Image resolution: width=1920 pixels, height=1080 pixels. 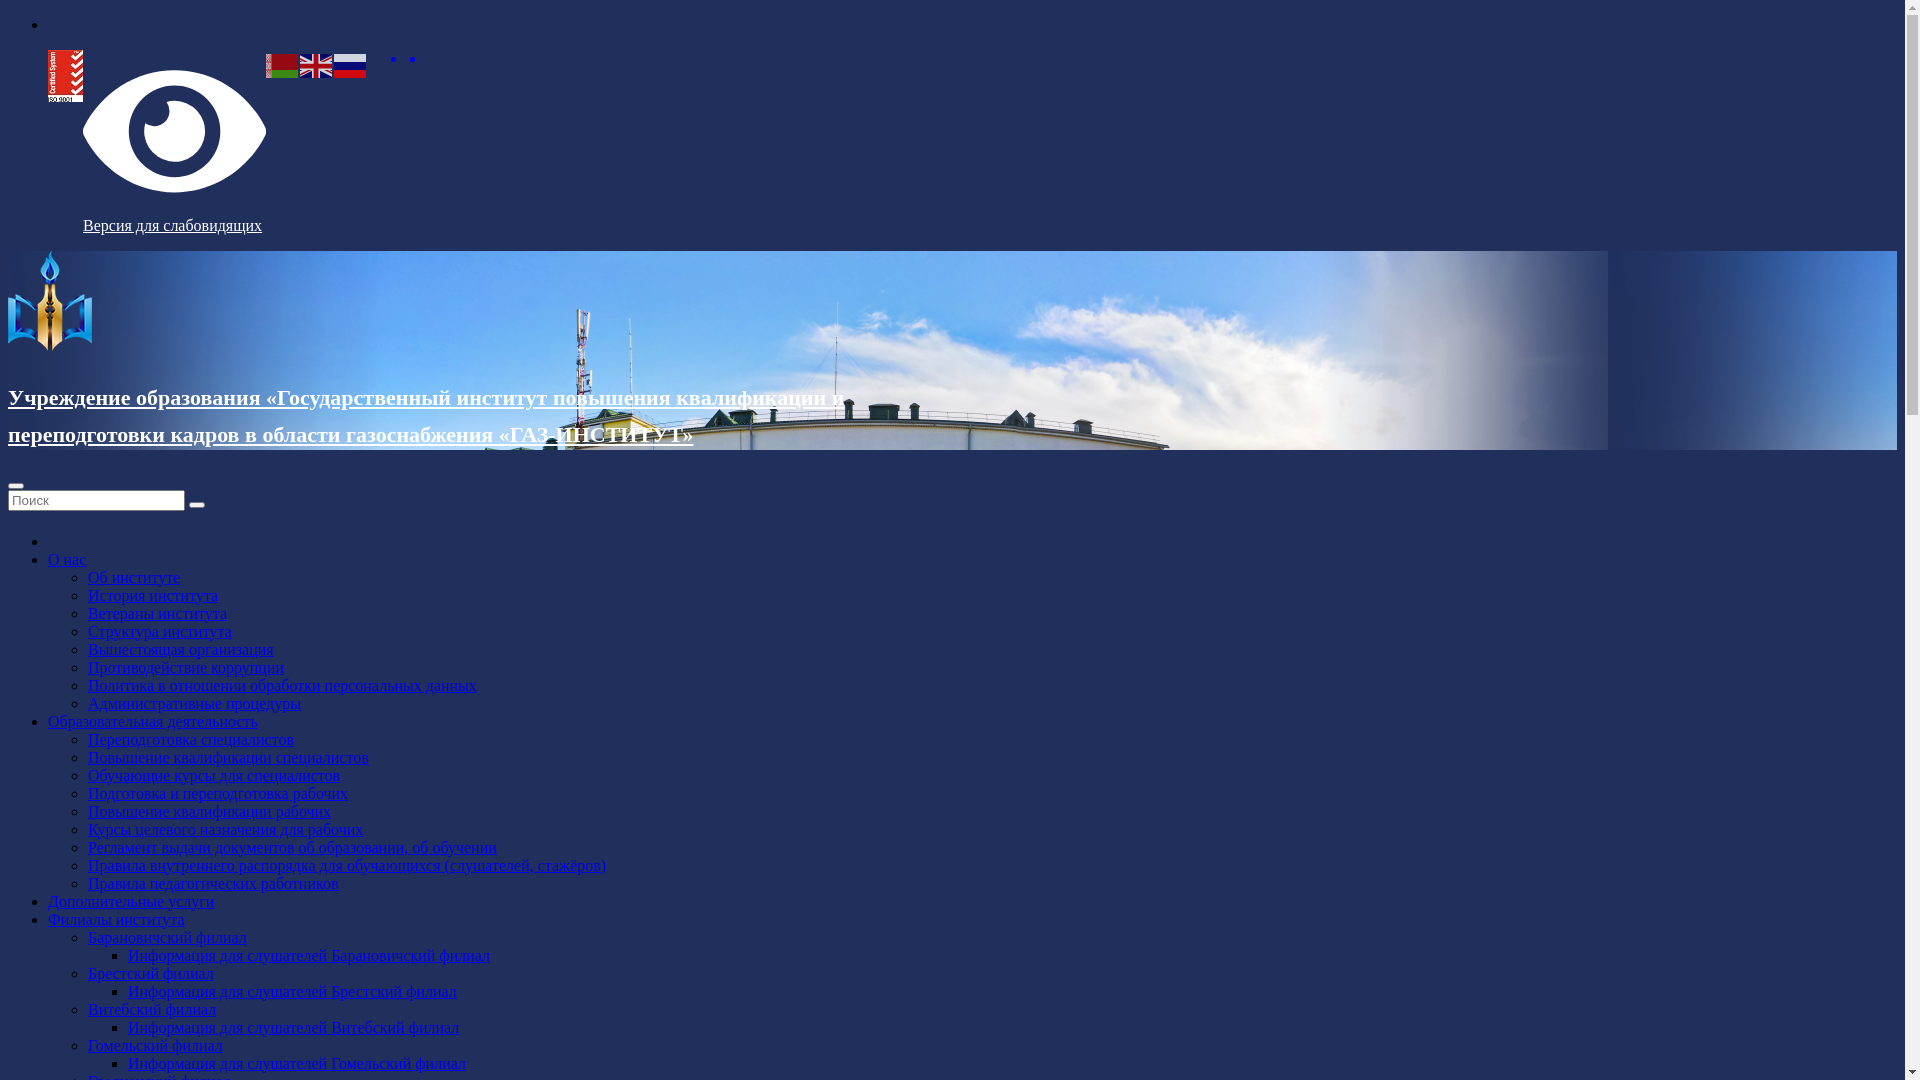 What do you see at coordinates (298, 63) in the screenshot?
I see `'English'` at bounding box center [298, 63].